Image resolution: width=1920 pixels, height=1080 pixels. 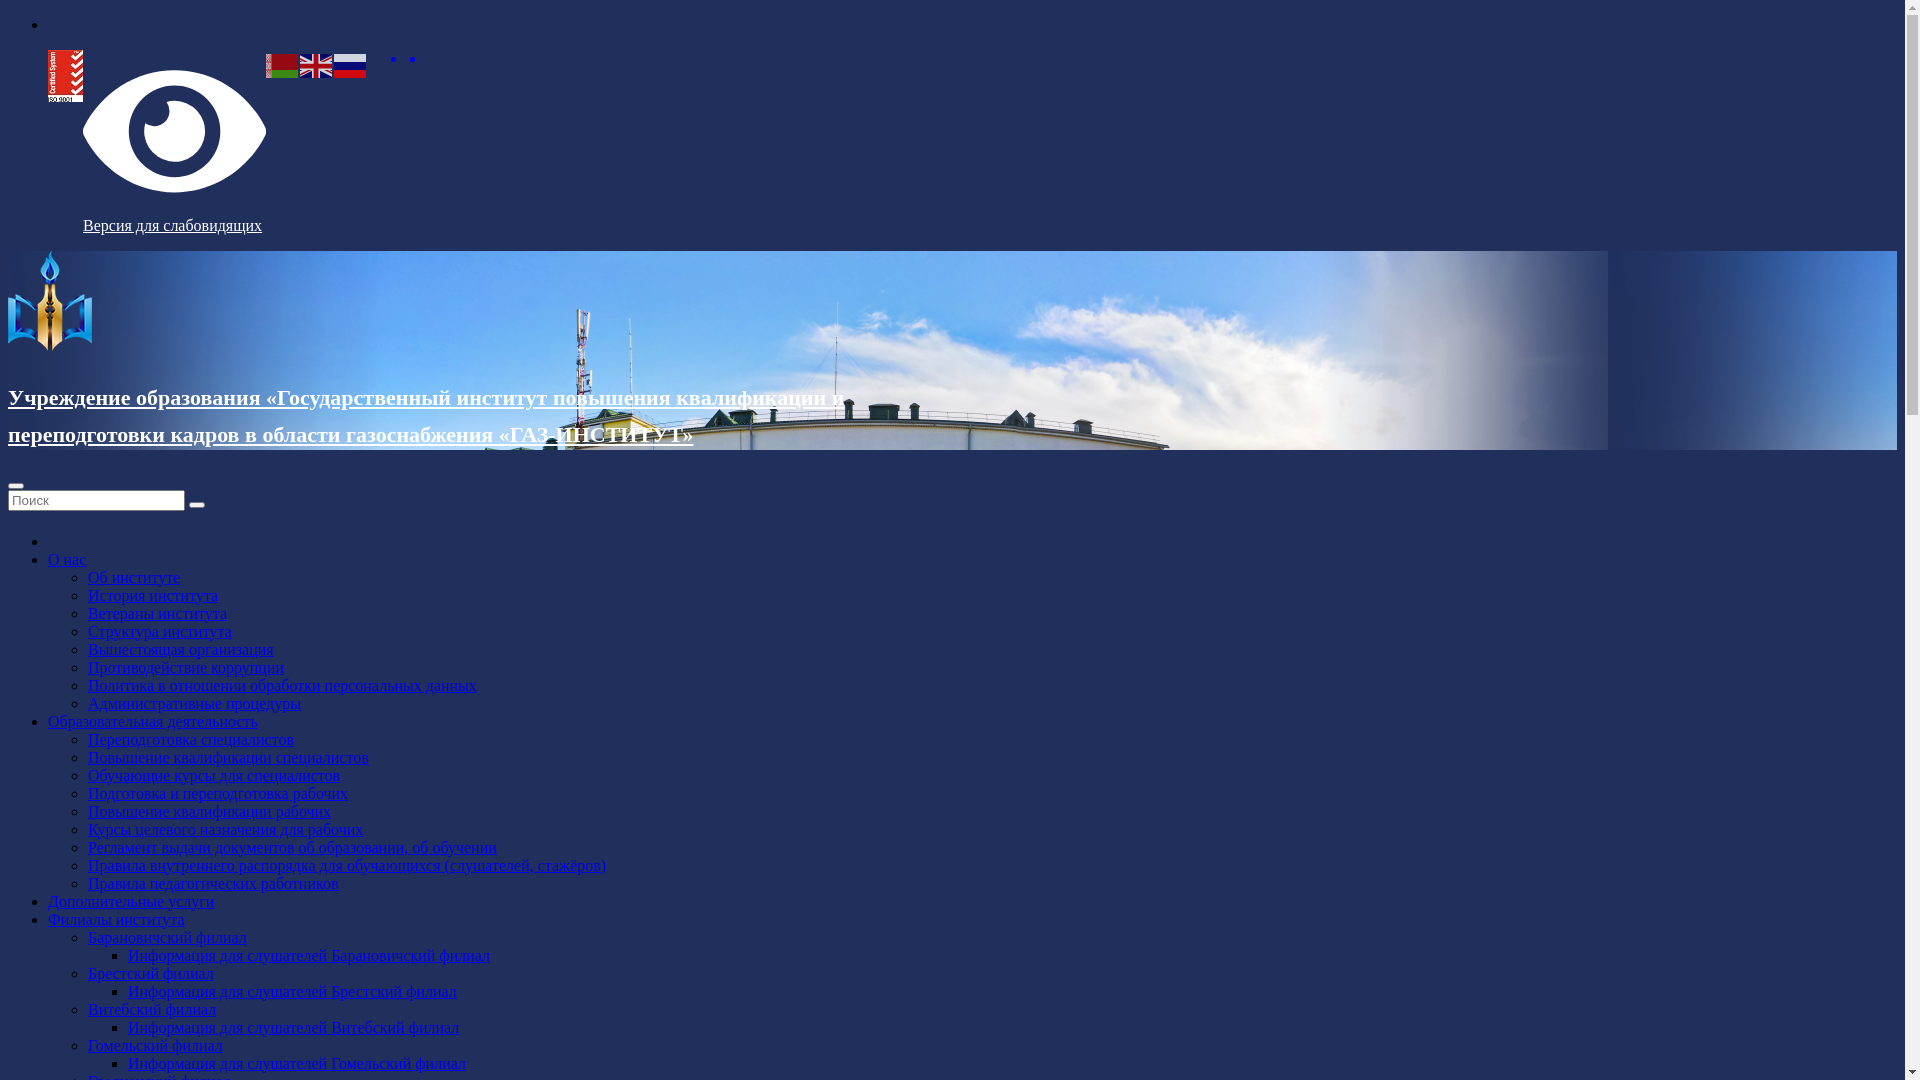 What do you see at coordinates (298, 63) in the screenshot?
I see `'English'` at bounding box center [298, 63].